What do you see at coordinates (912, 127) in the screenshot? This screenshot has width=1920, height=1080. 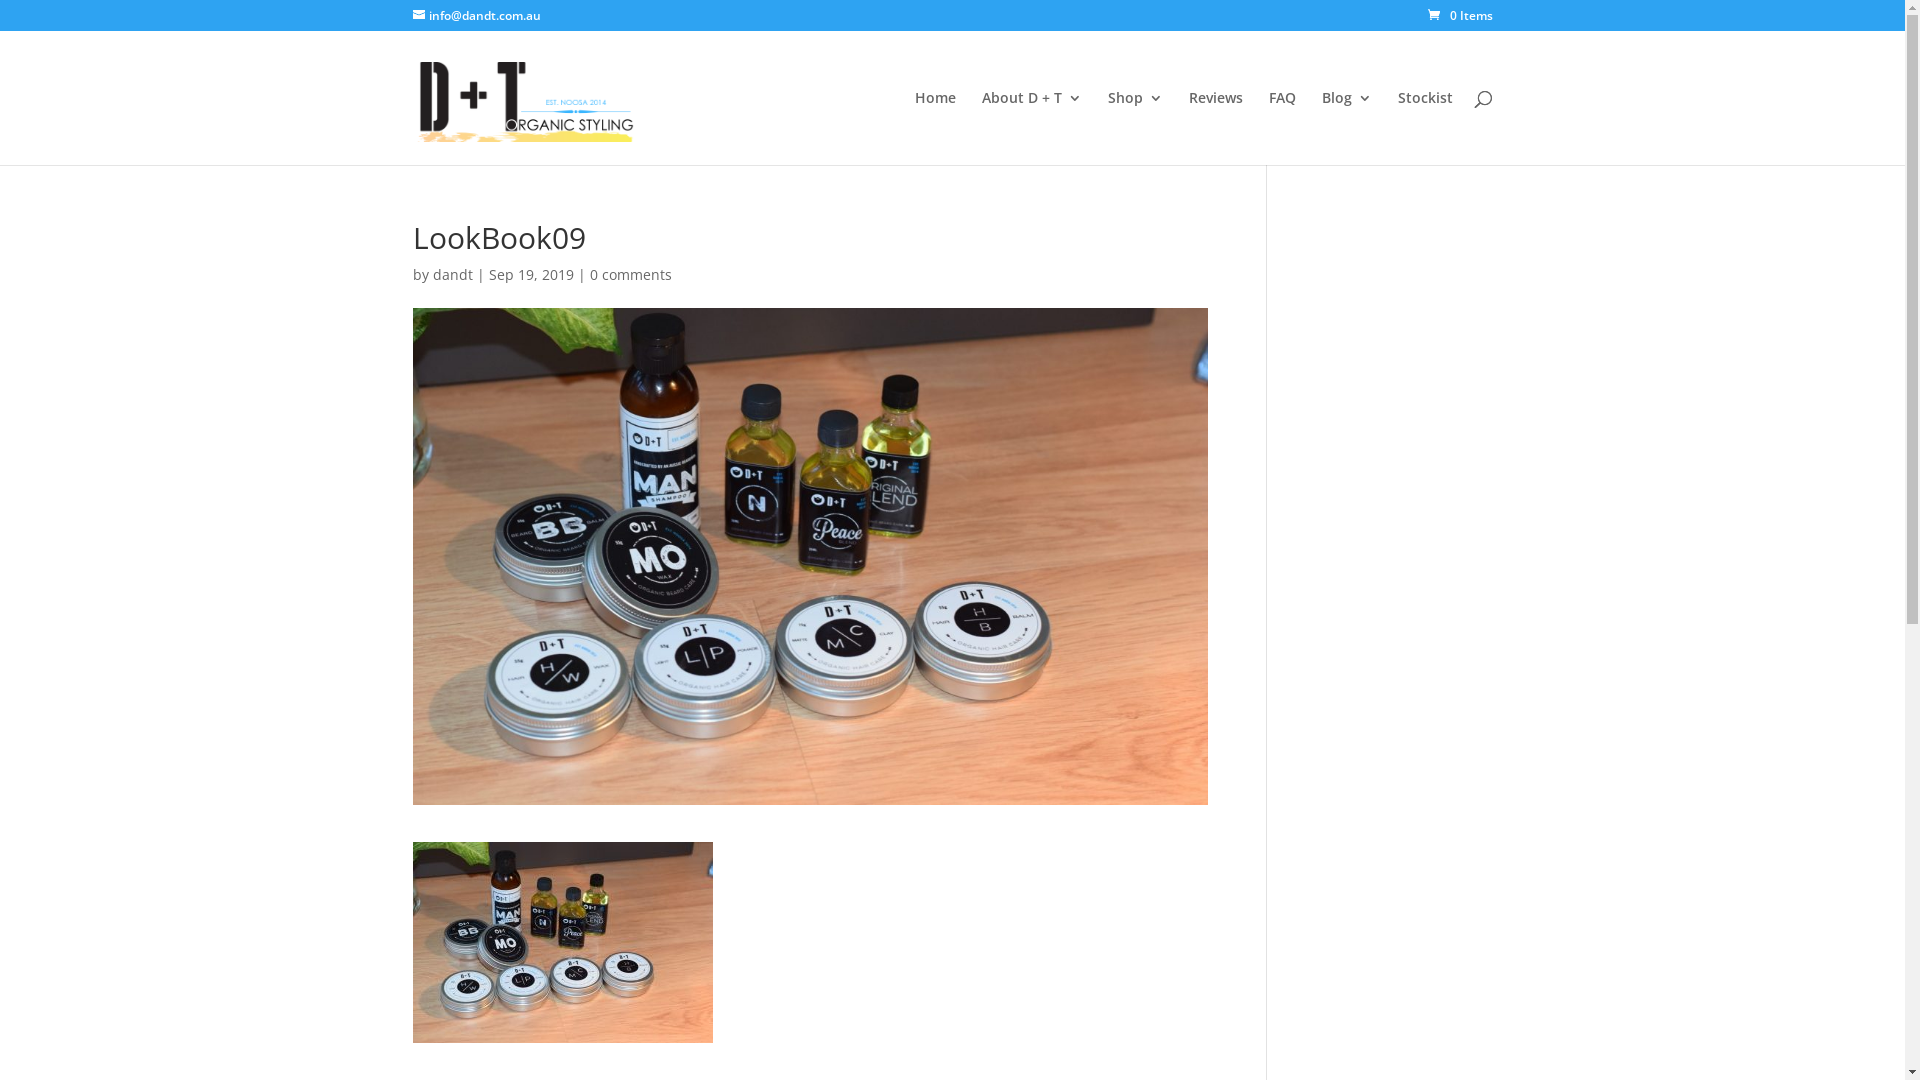 I see `'Home'` at bounding box center [912, 127].